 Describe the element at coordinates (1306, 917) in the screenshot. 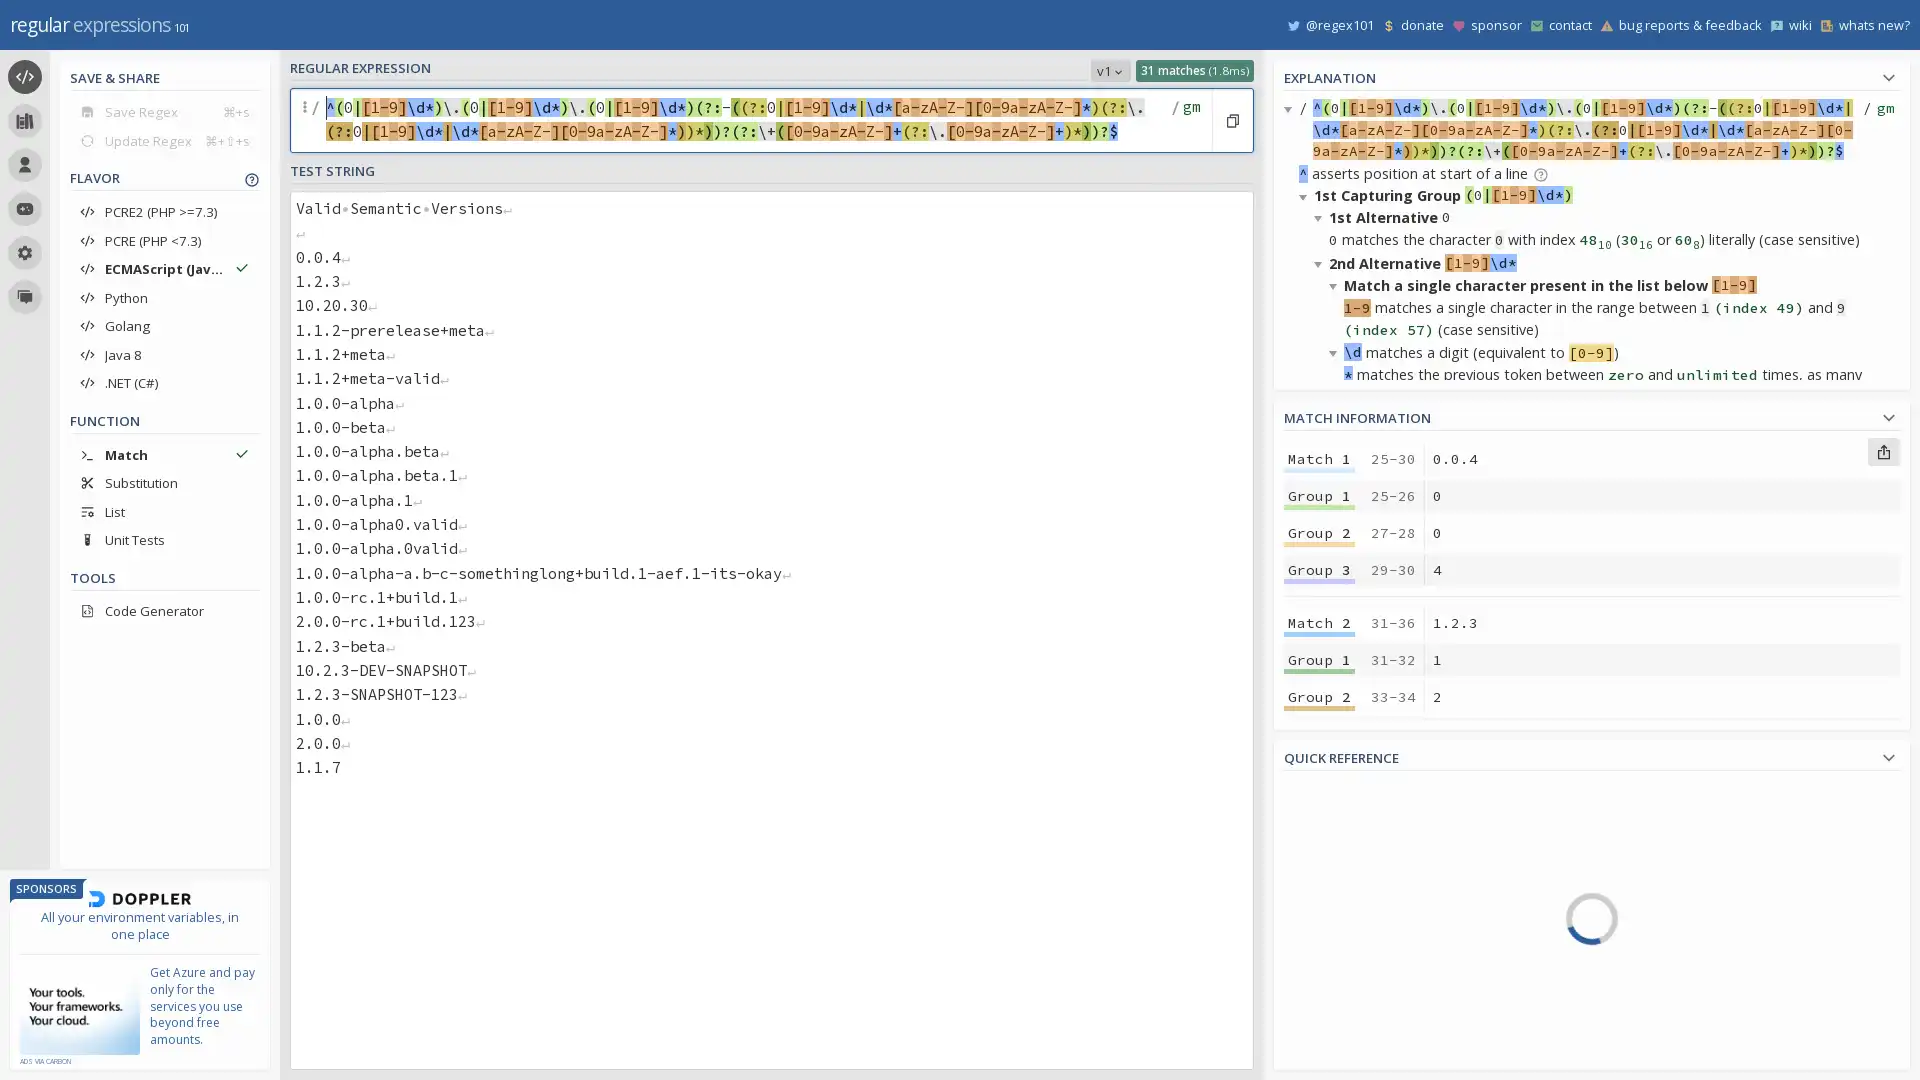

I see `Collapse Subtree` at that location.